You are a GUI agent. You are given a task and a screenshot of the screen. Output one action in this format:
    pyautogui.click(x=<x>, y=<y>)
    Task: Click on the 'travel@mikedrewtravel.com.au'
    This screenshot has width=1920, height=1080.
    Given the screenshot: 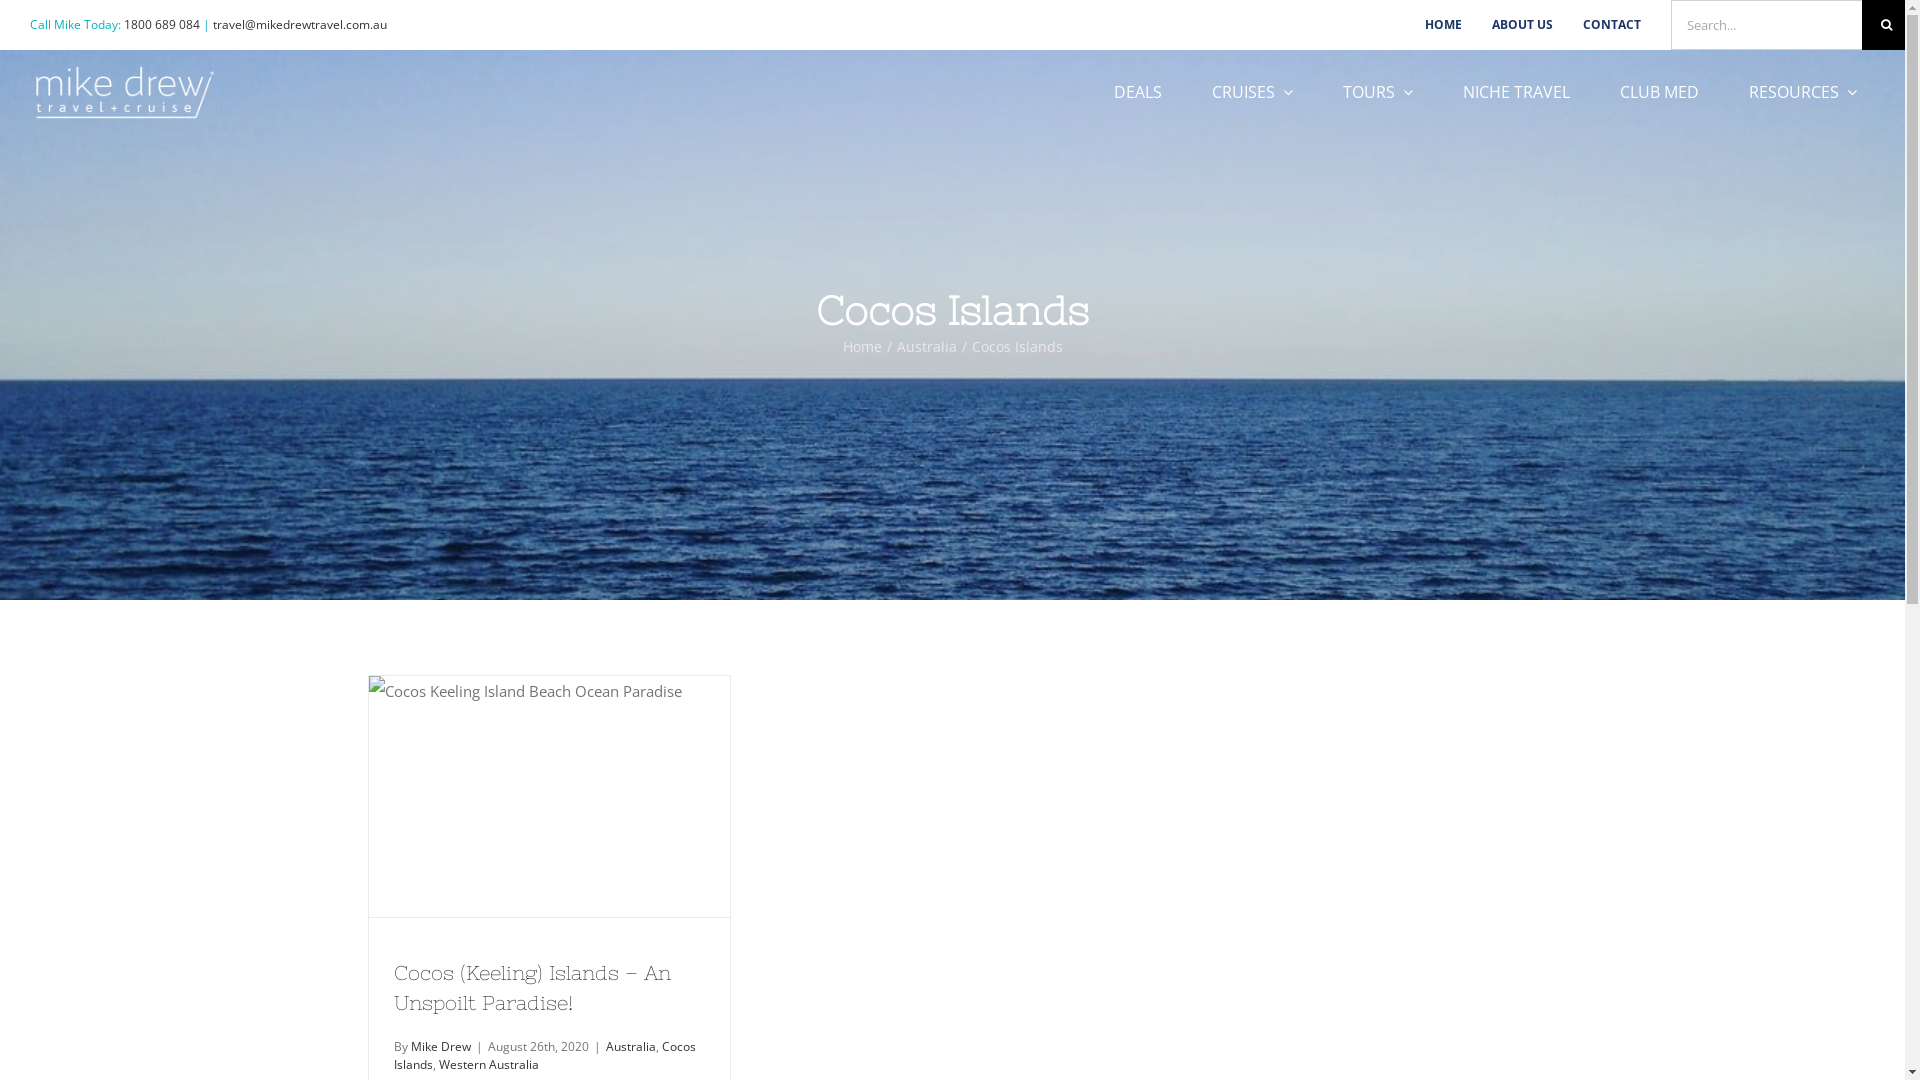 What is the action you would take?
    pyautogui.click(x=212, y=24)
    